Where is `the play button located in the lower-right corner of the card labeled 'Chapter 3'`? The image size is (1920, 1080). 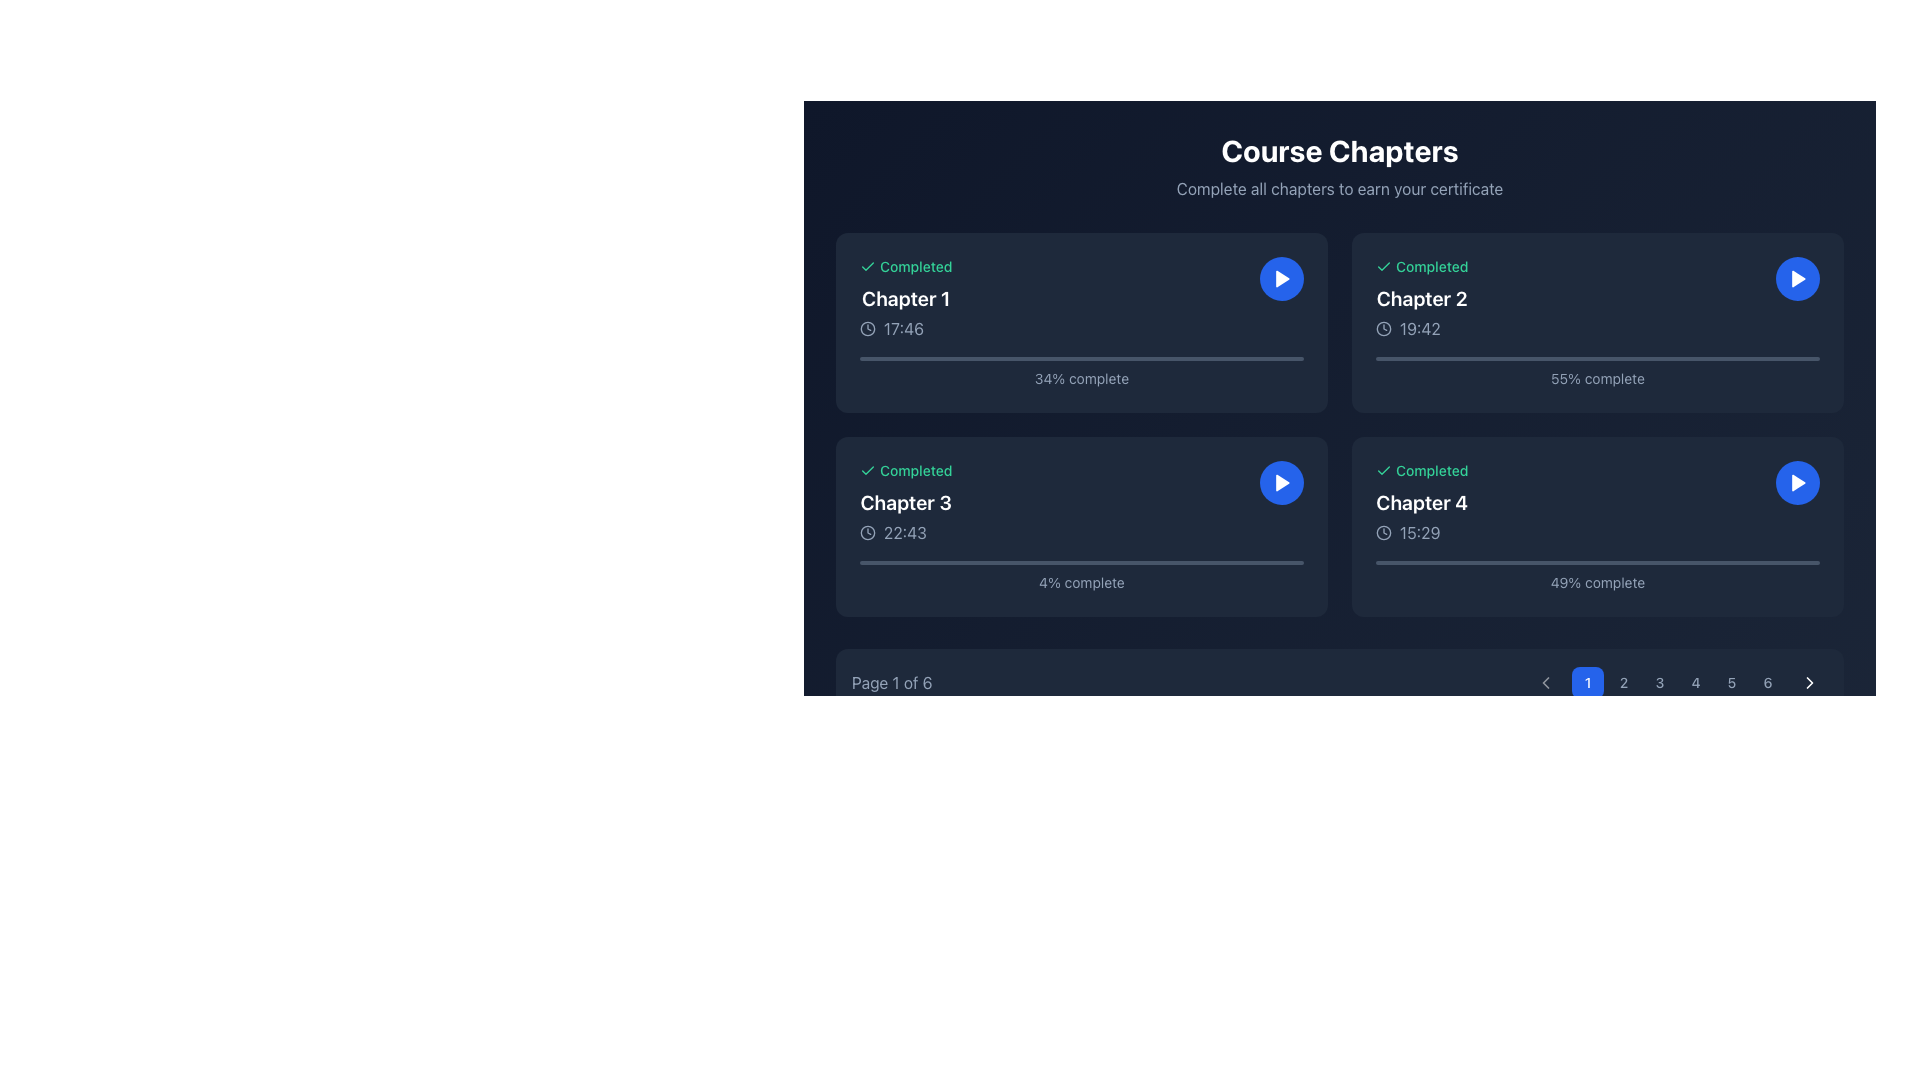 the play button located in the lower-right corner of the card labeled 'Chapter 3' is located at coordinates (1281, 482).